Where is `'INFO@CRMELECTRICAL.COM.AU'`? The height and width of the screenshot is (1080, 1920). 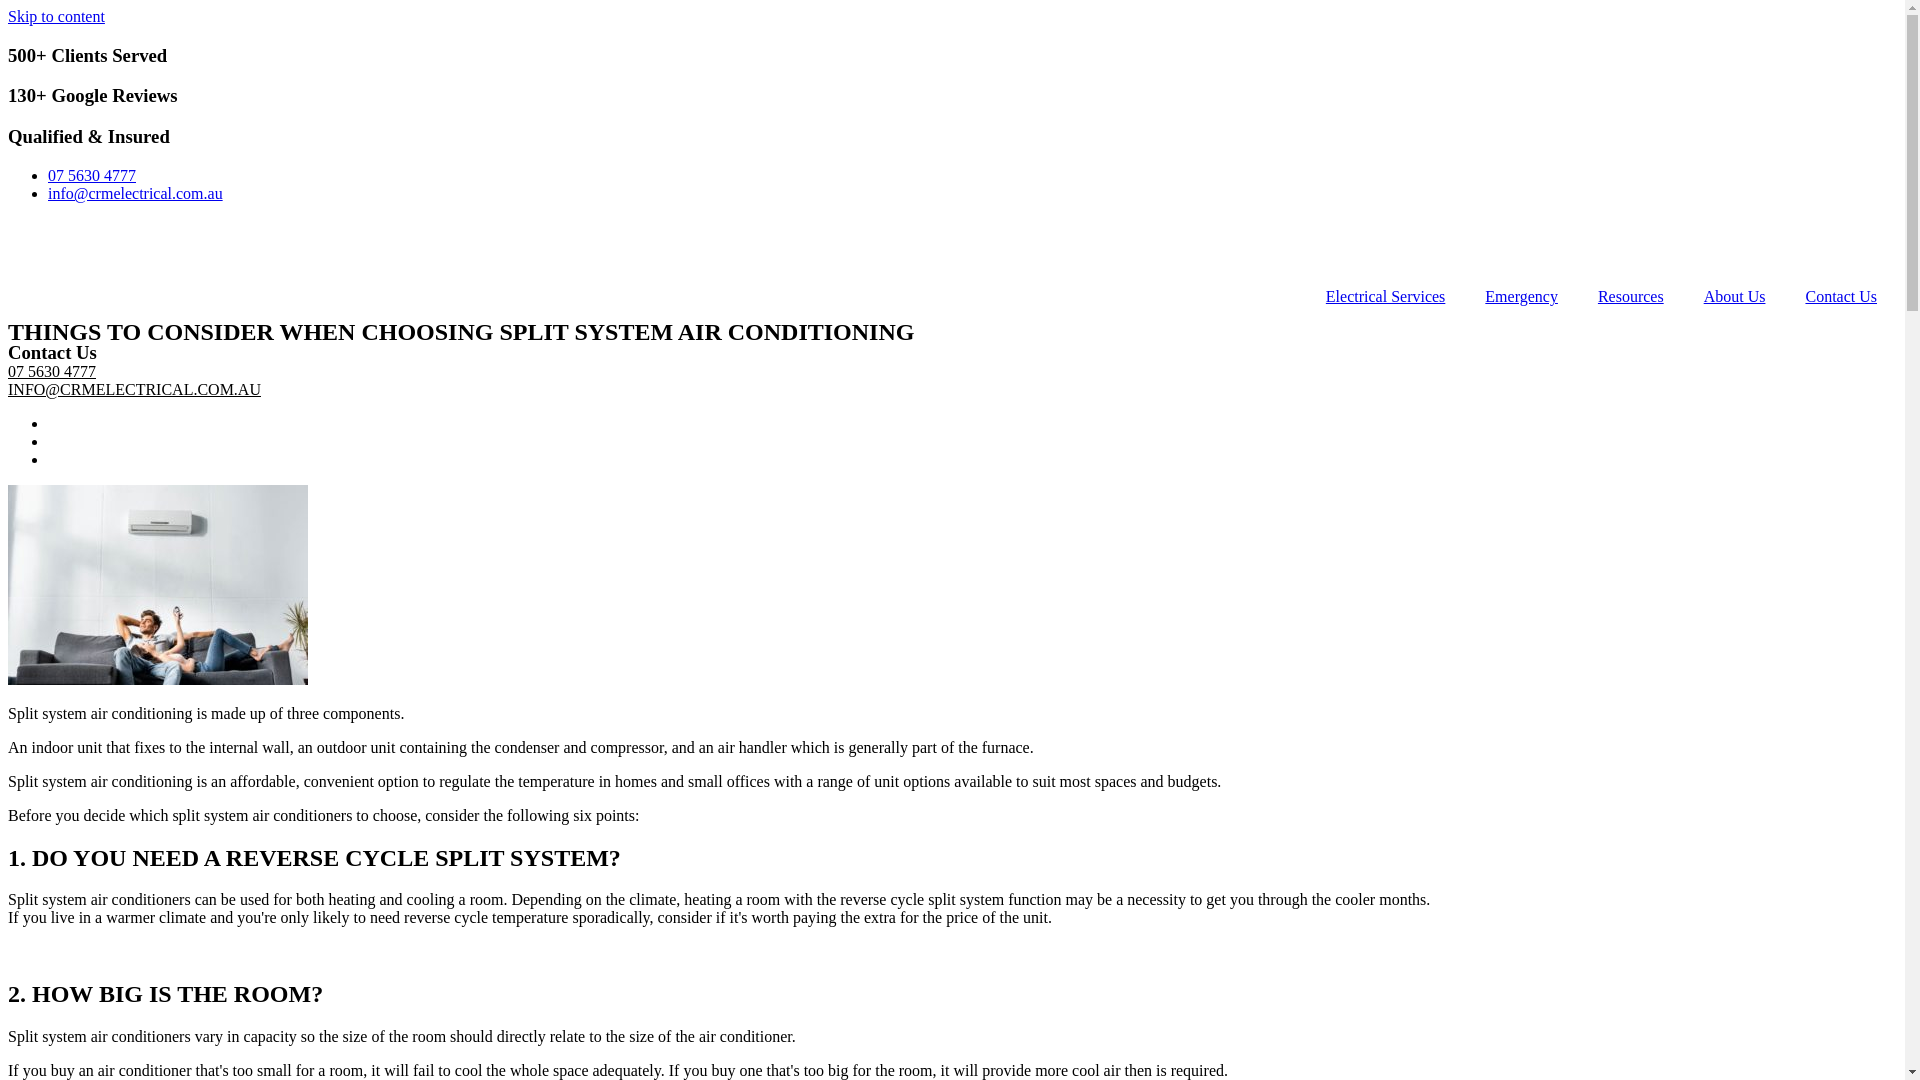
'INFO@CRMELECTRICAL.COM.AU' is located at coordinates (133, 389).